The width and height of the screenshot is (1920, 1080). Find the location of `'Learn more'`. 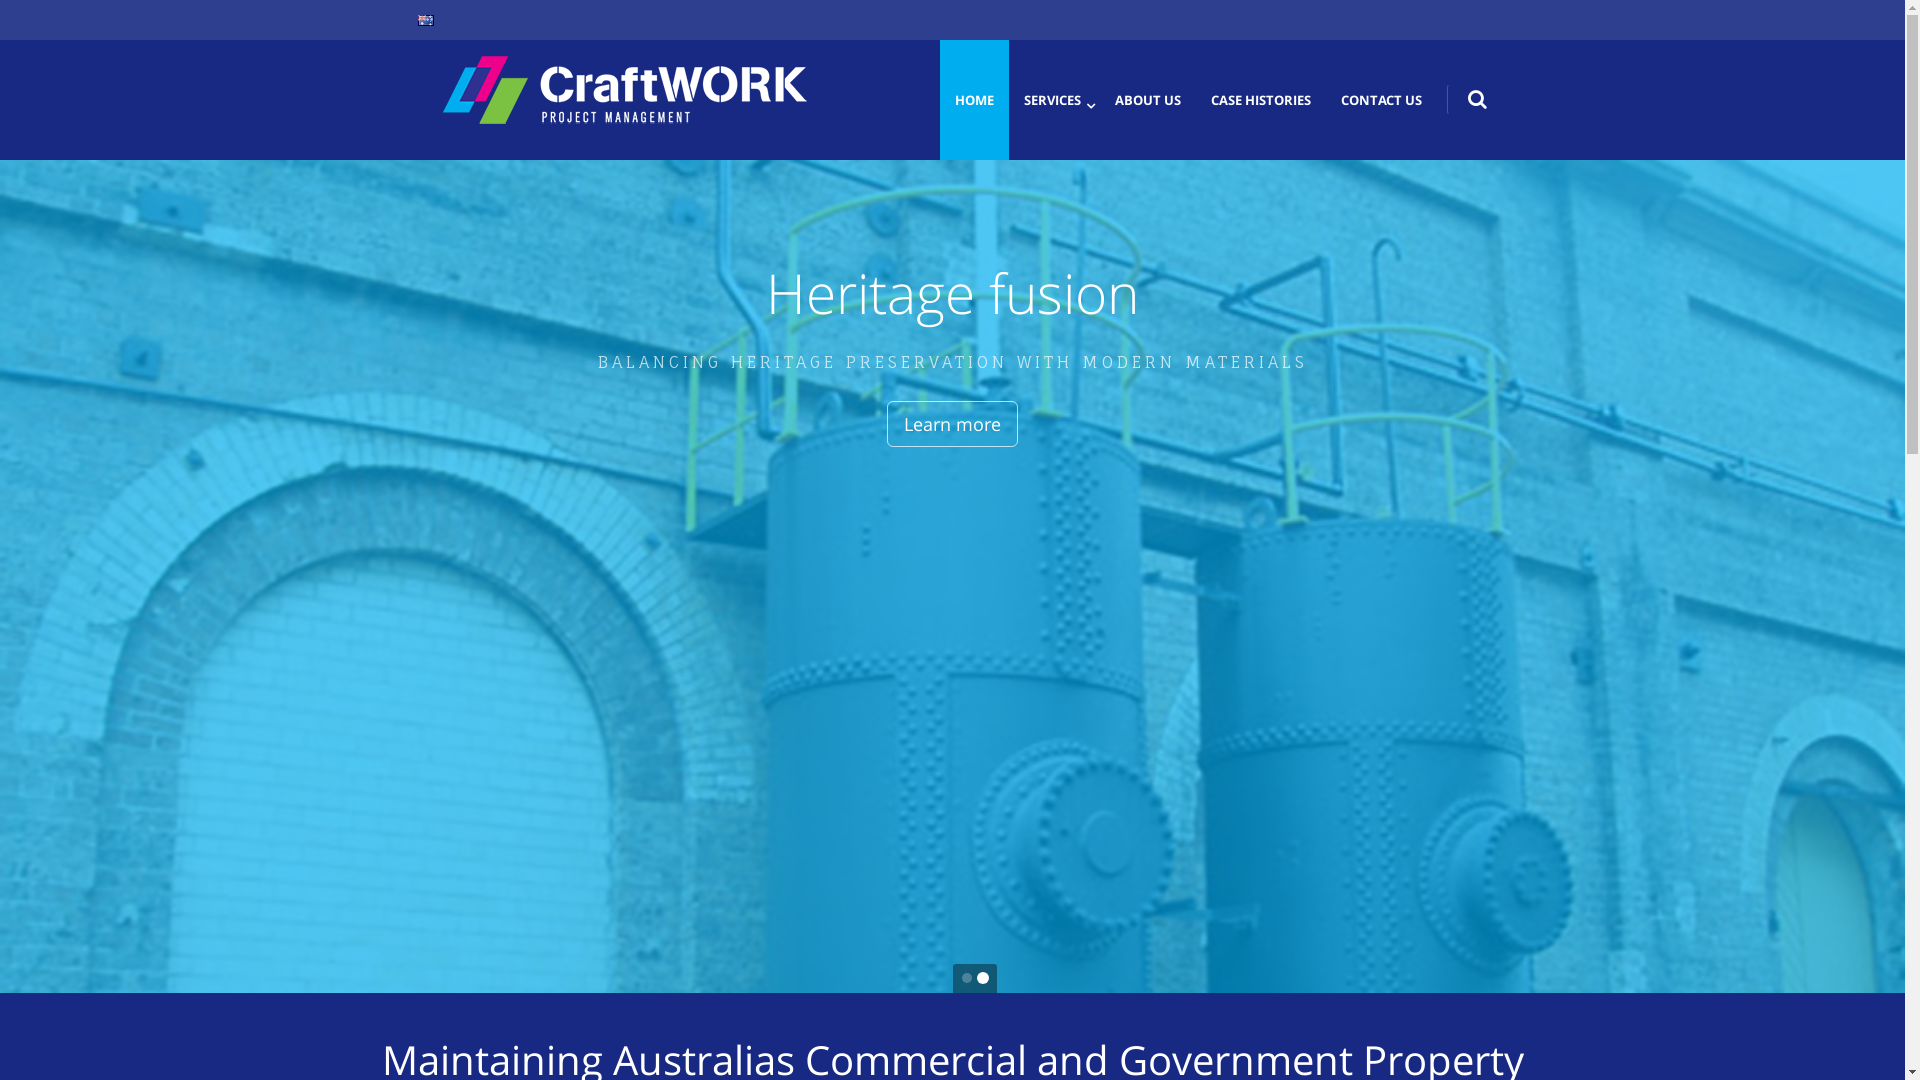

'Learn more' is located at coordinates (911, 423).